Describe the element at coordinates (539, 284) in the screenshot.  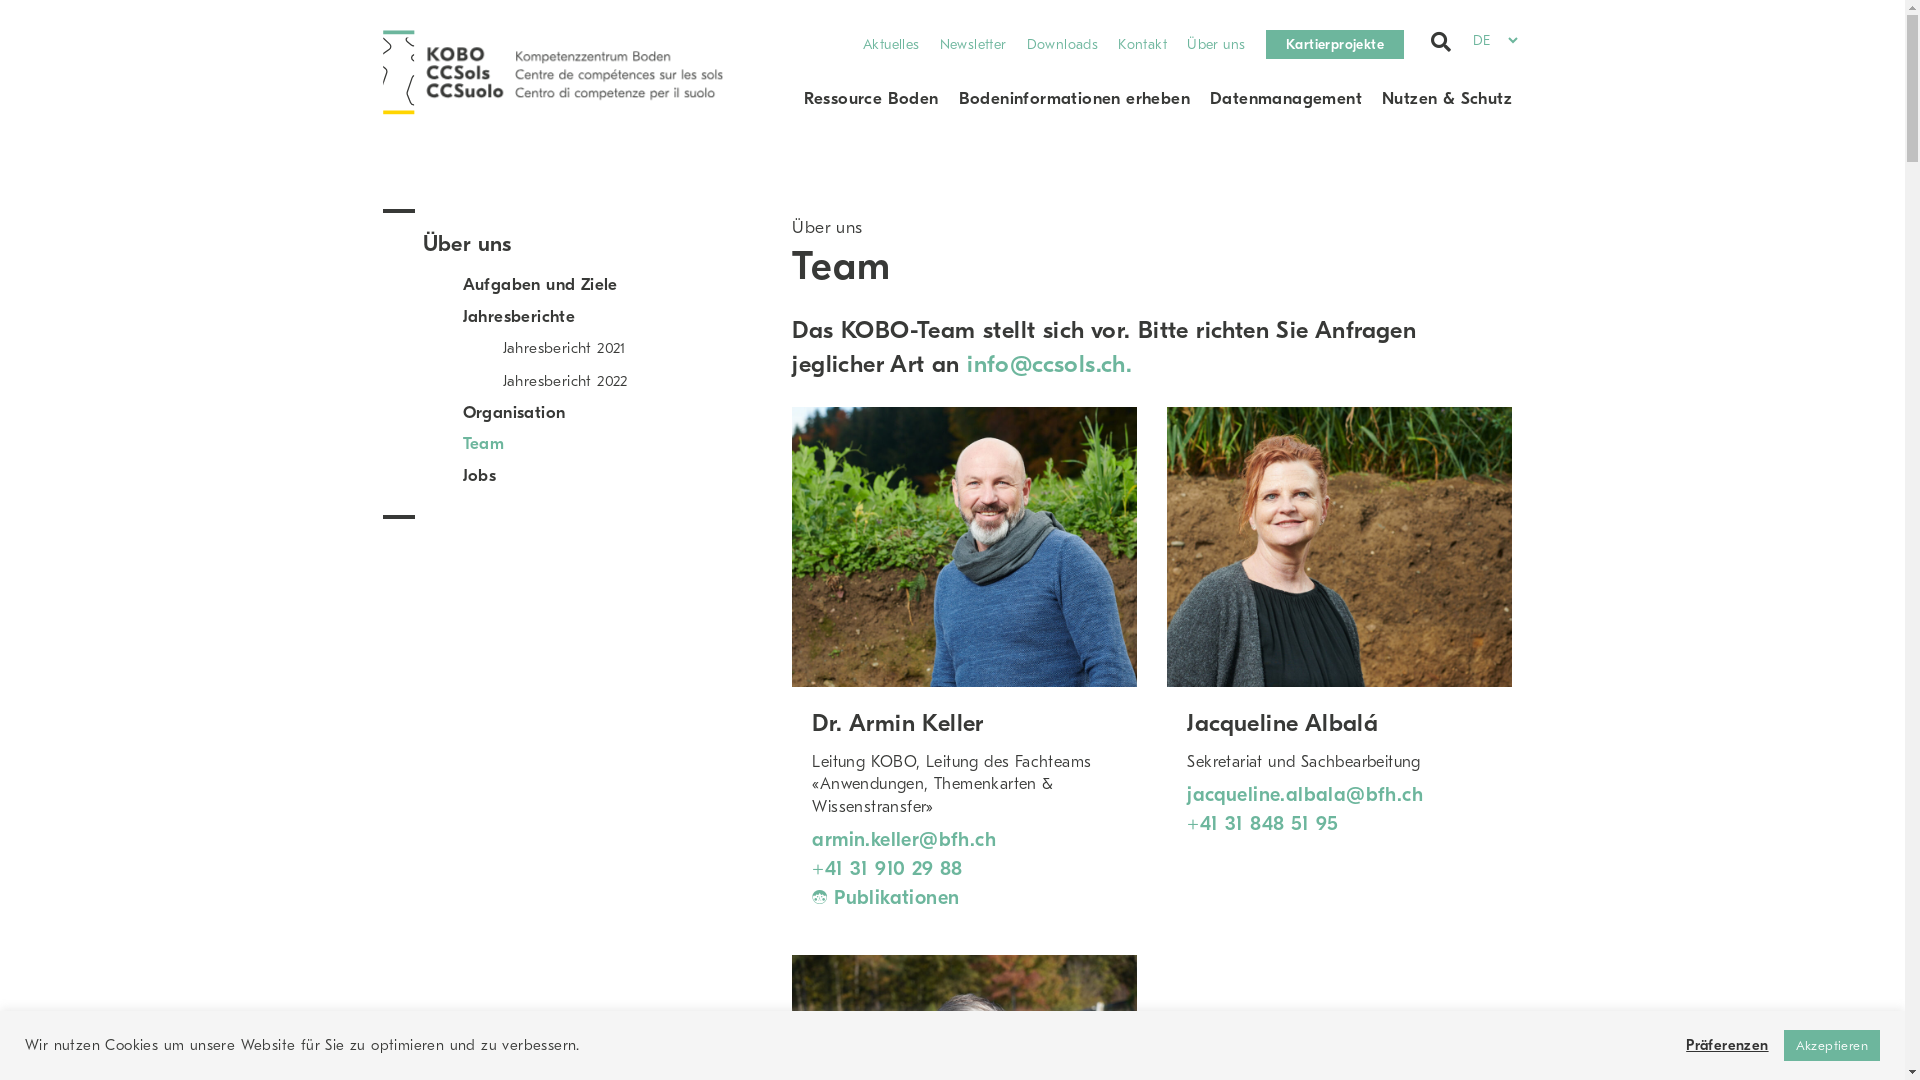
I see `'Aufgaben und Ziele'` at that location.